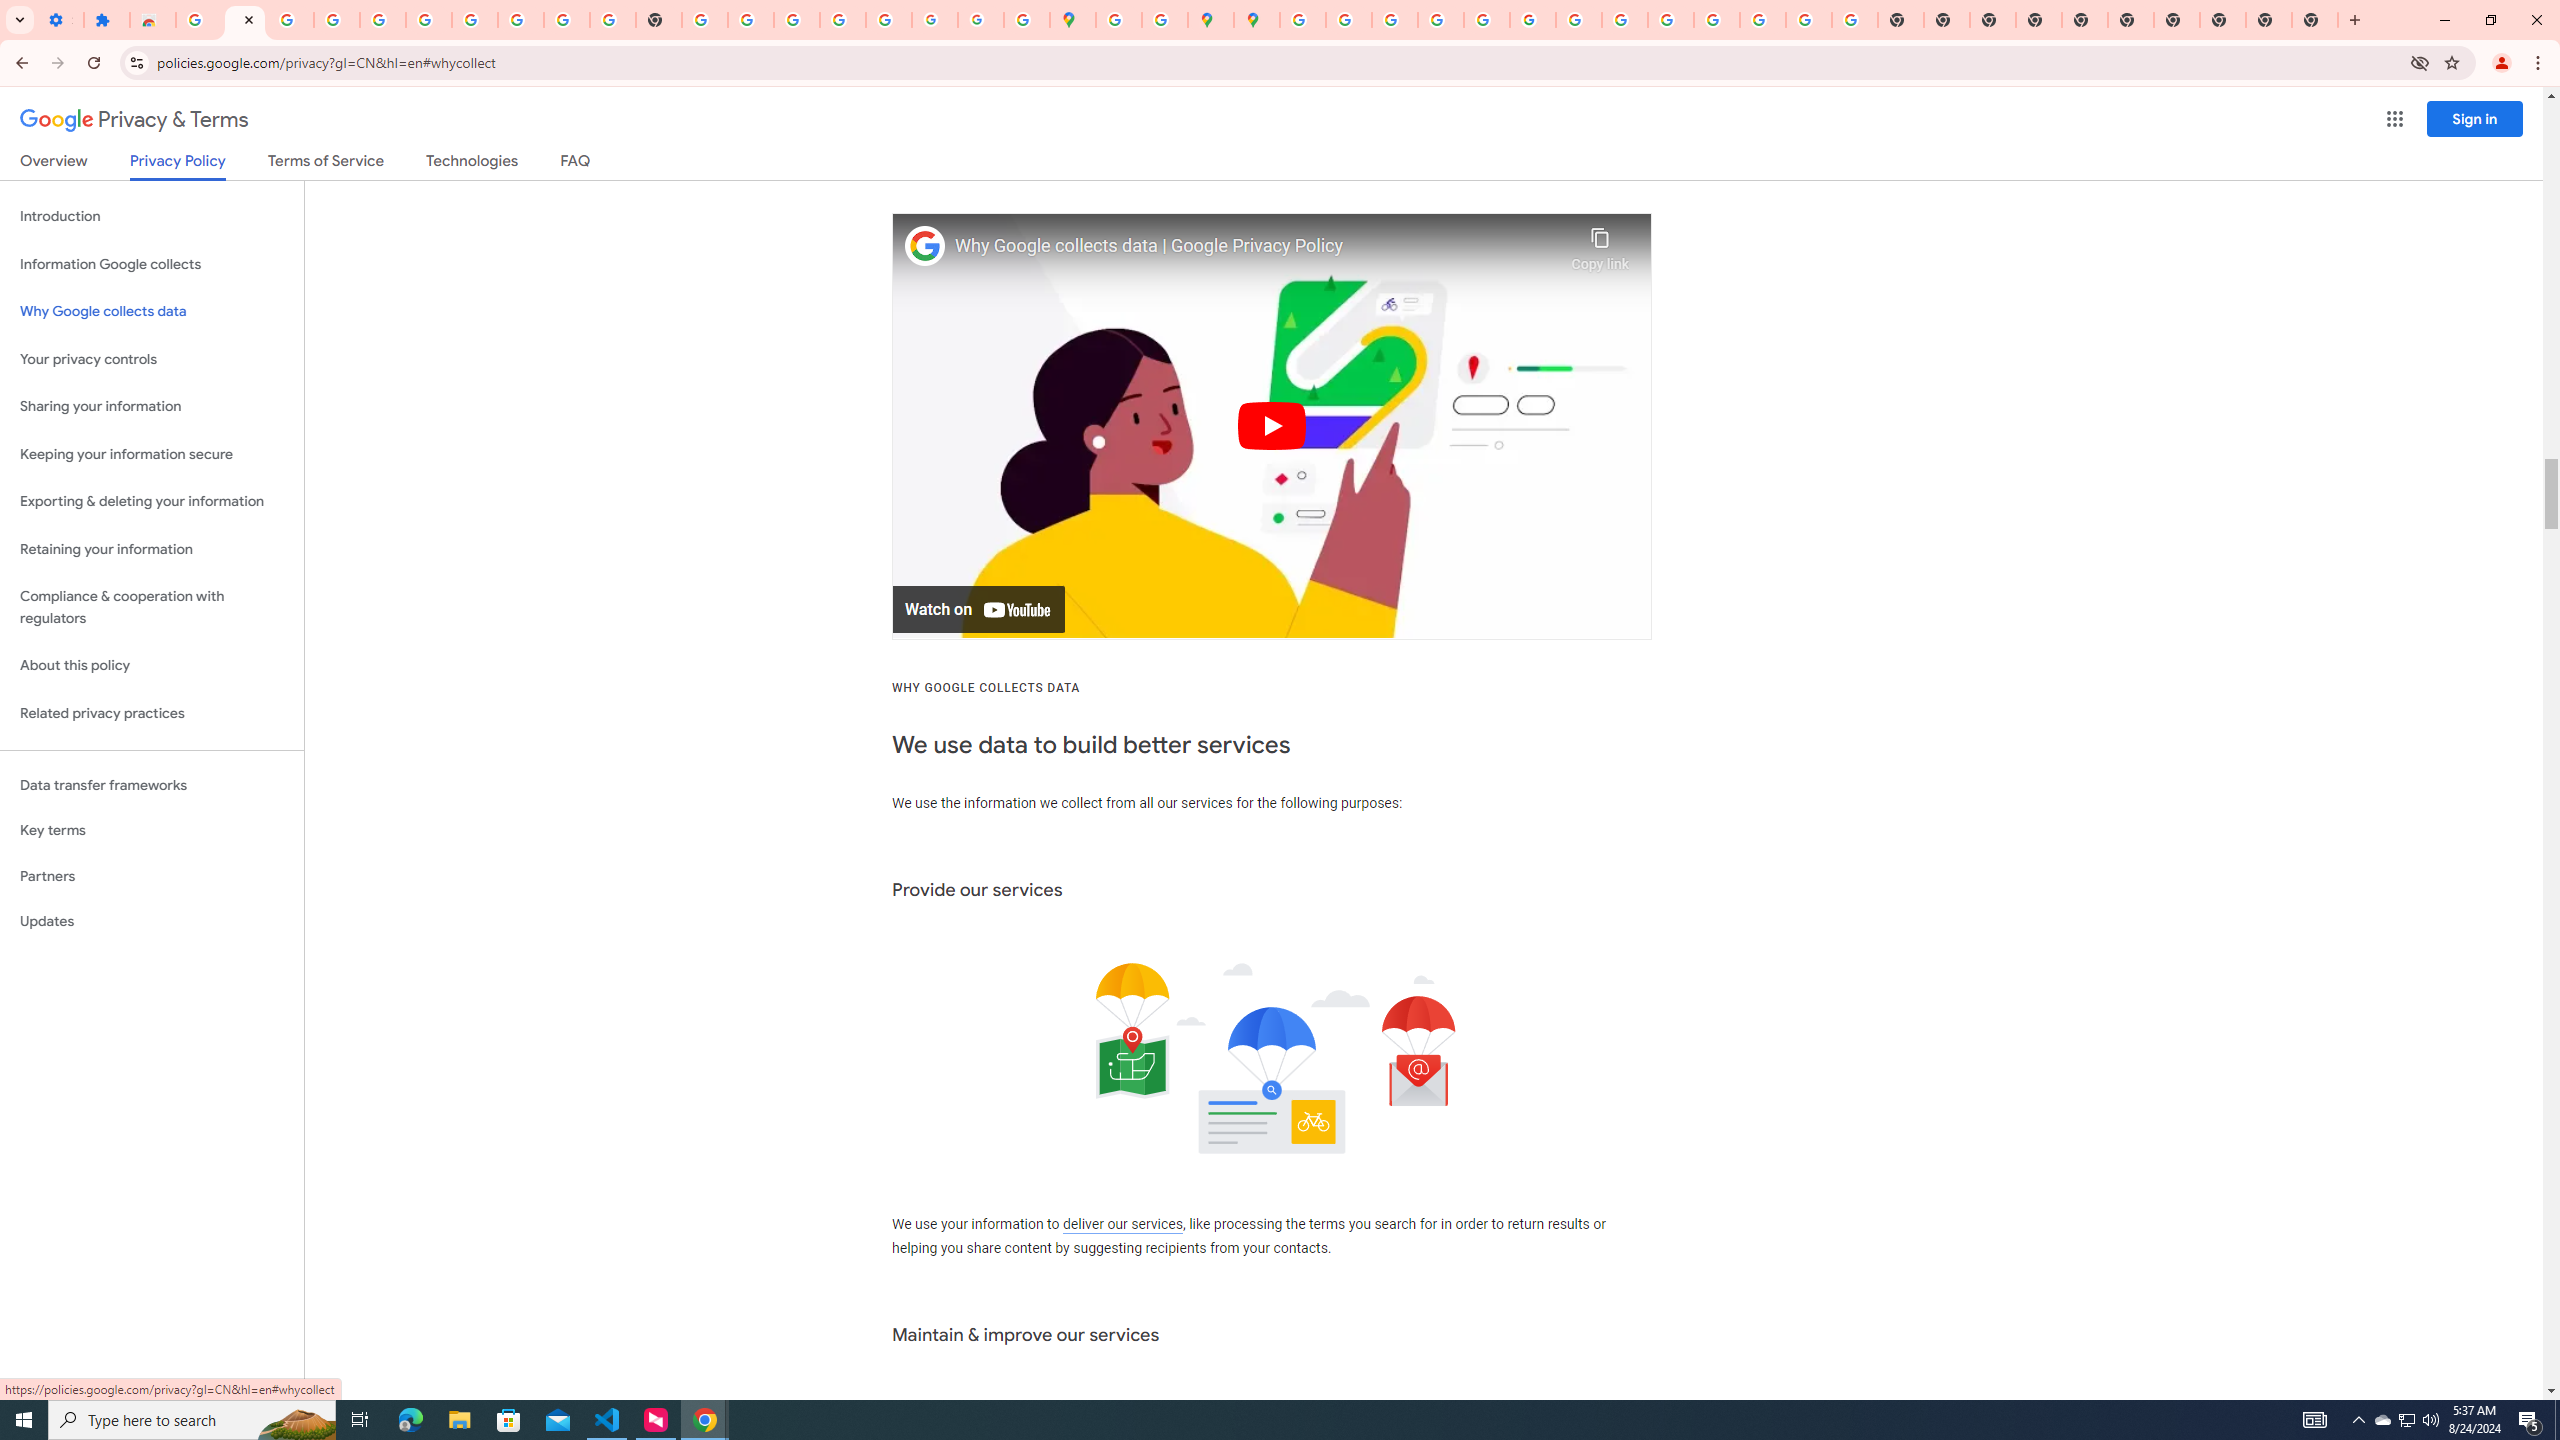 The image size is (2560, 1440). I want to click on 'Reviews: Helix Fruit Jump Arcade Game', so click(151, 19).